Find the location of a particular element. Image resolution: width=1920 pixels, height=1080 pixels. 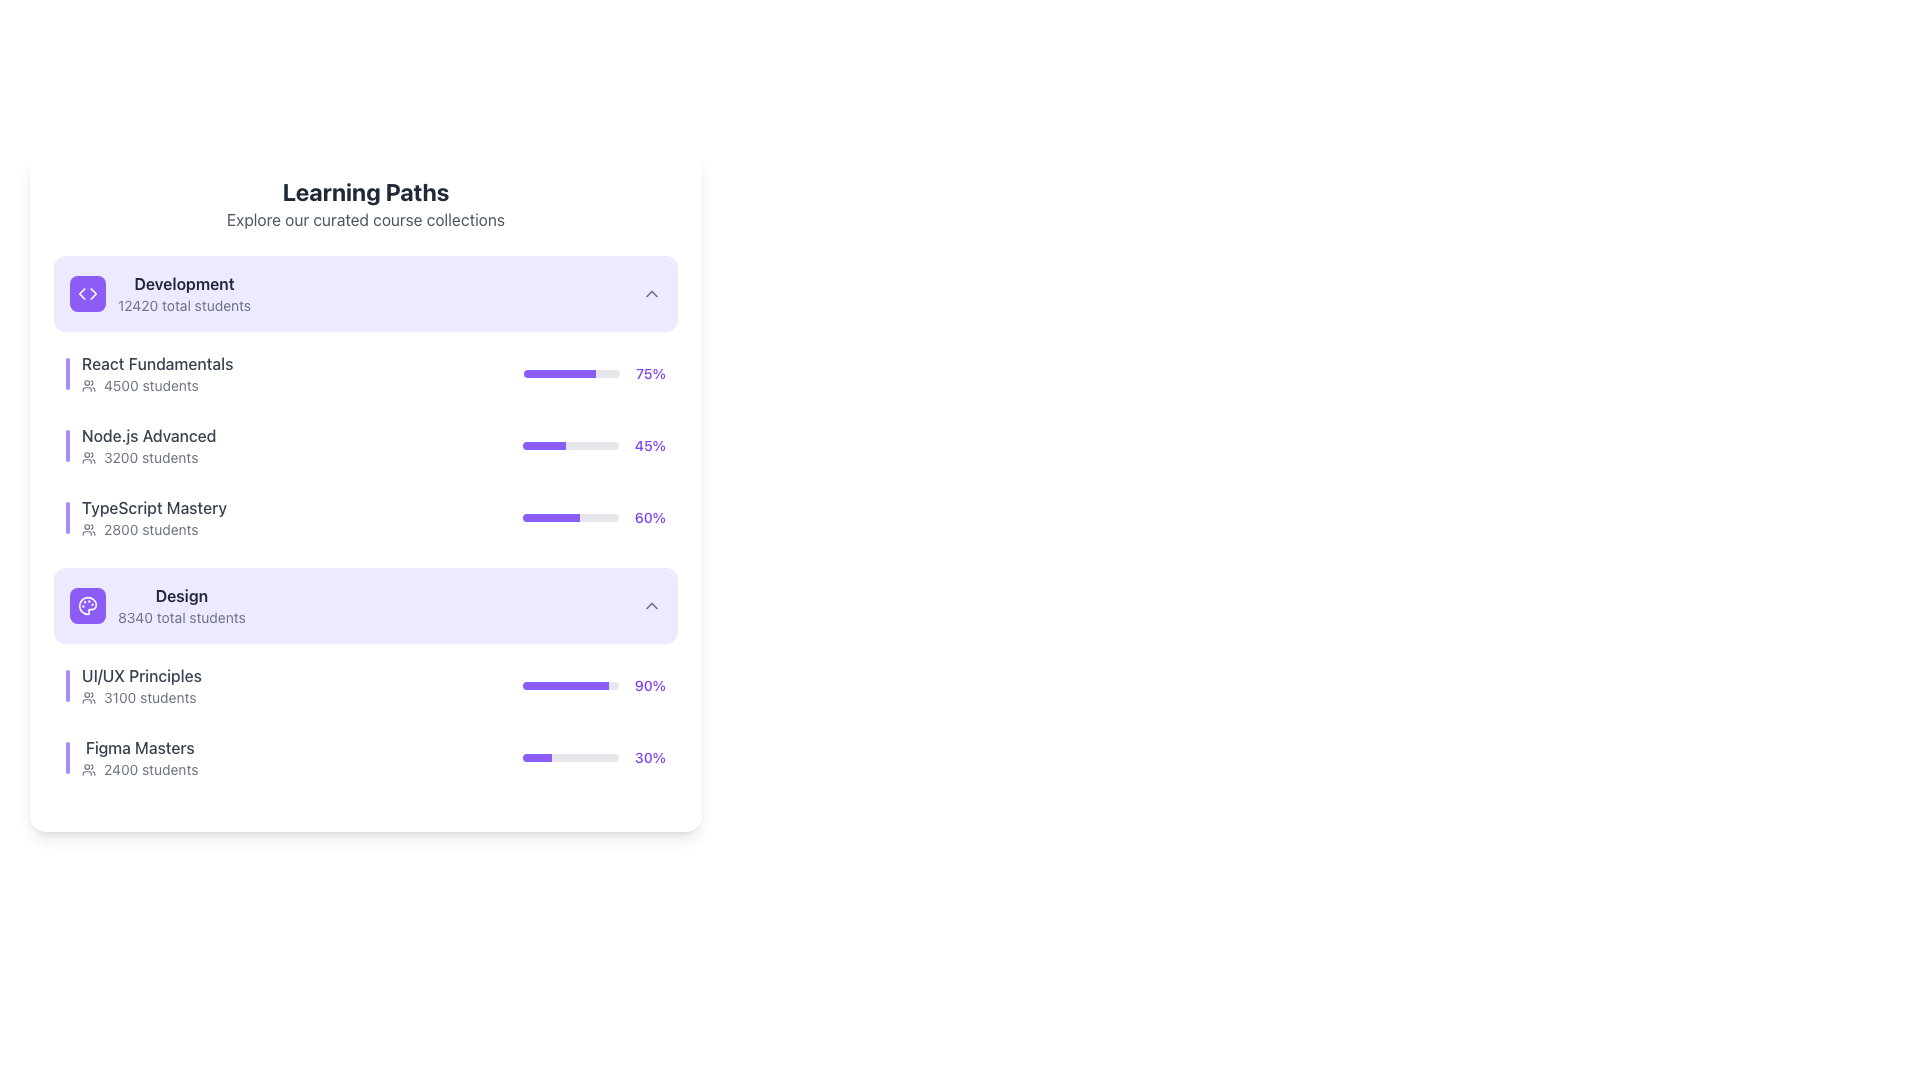

the decorative SVG icon representing users or students associated with the course, located in the Node.js Advanced section under Learning Paths is located at coordinates (88, 458).